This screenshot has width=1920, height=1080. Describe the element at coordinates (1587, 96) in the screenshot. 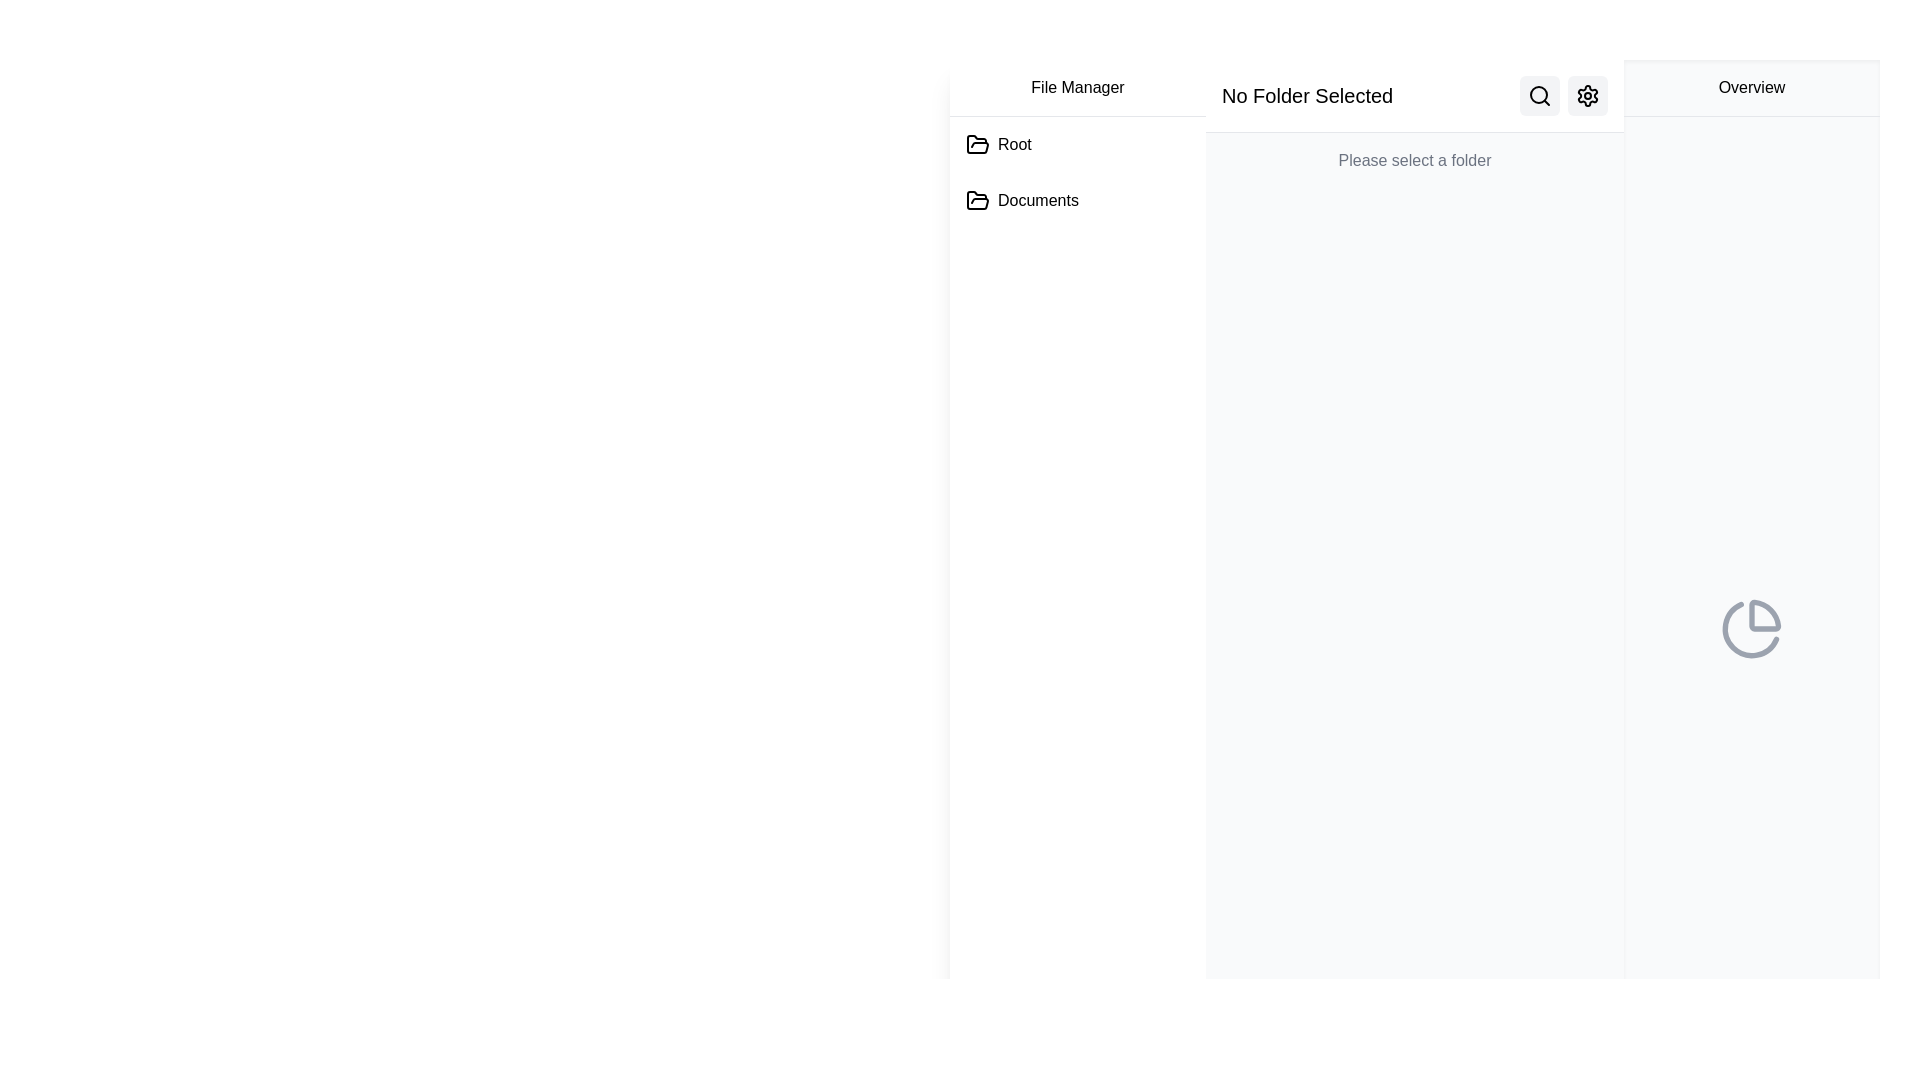

I see `the gear or settings icon located in the top-right corner of the user interface` at that location.